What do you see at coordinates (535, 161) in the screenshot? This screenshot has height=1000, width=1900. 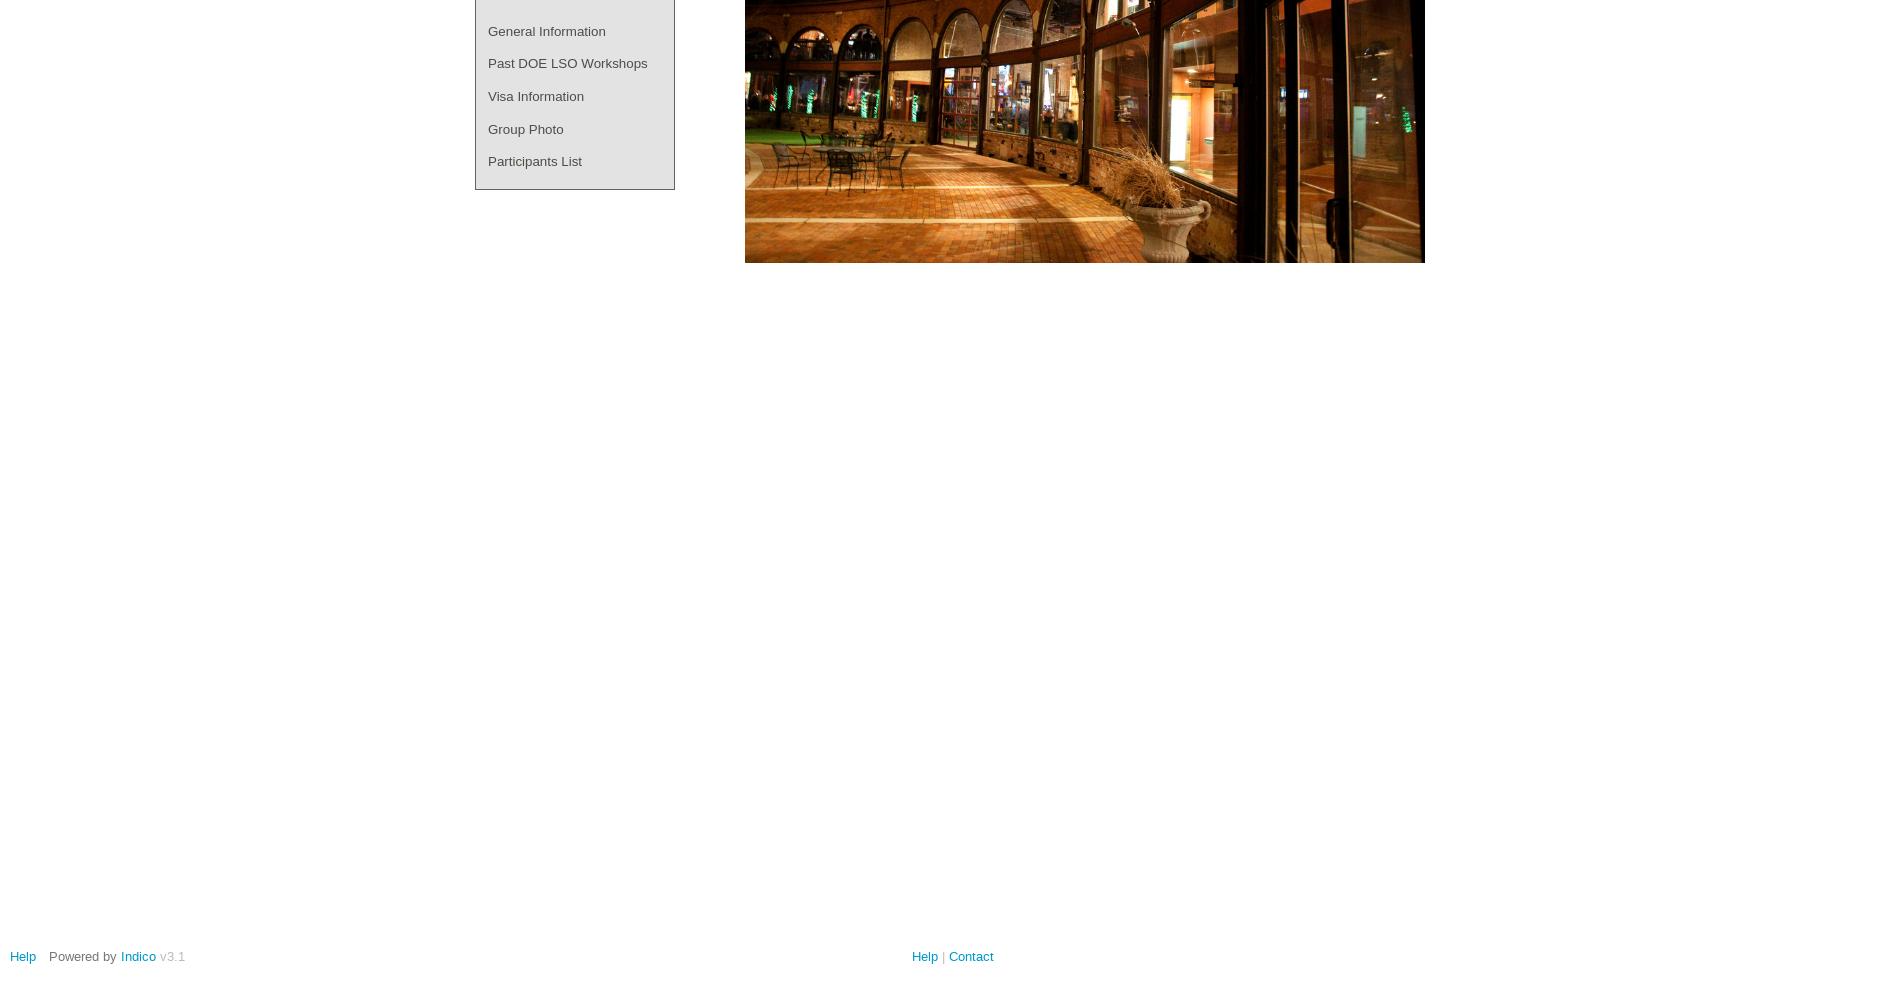 I see `'Participants List'` at bounding box center [535, 161].